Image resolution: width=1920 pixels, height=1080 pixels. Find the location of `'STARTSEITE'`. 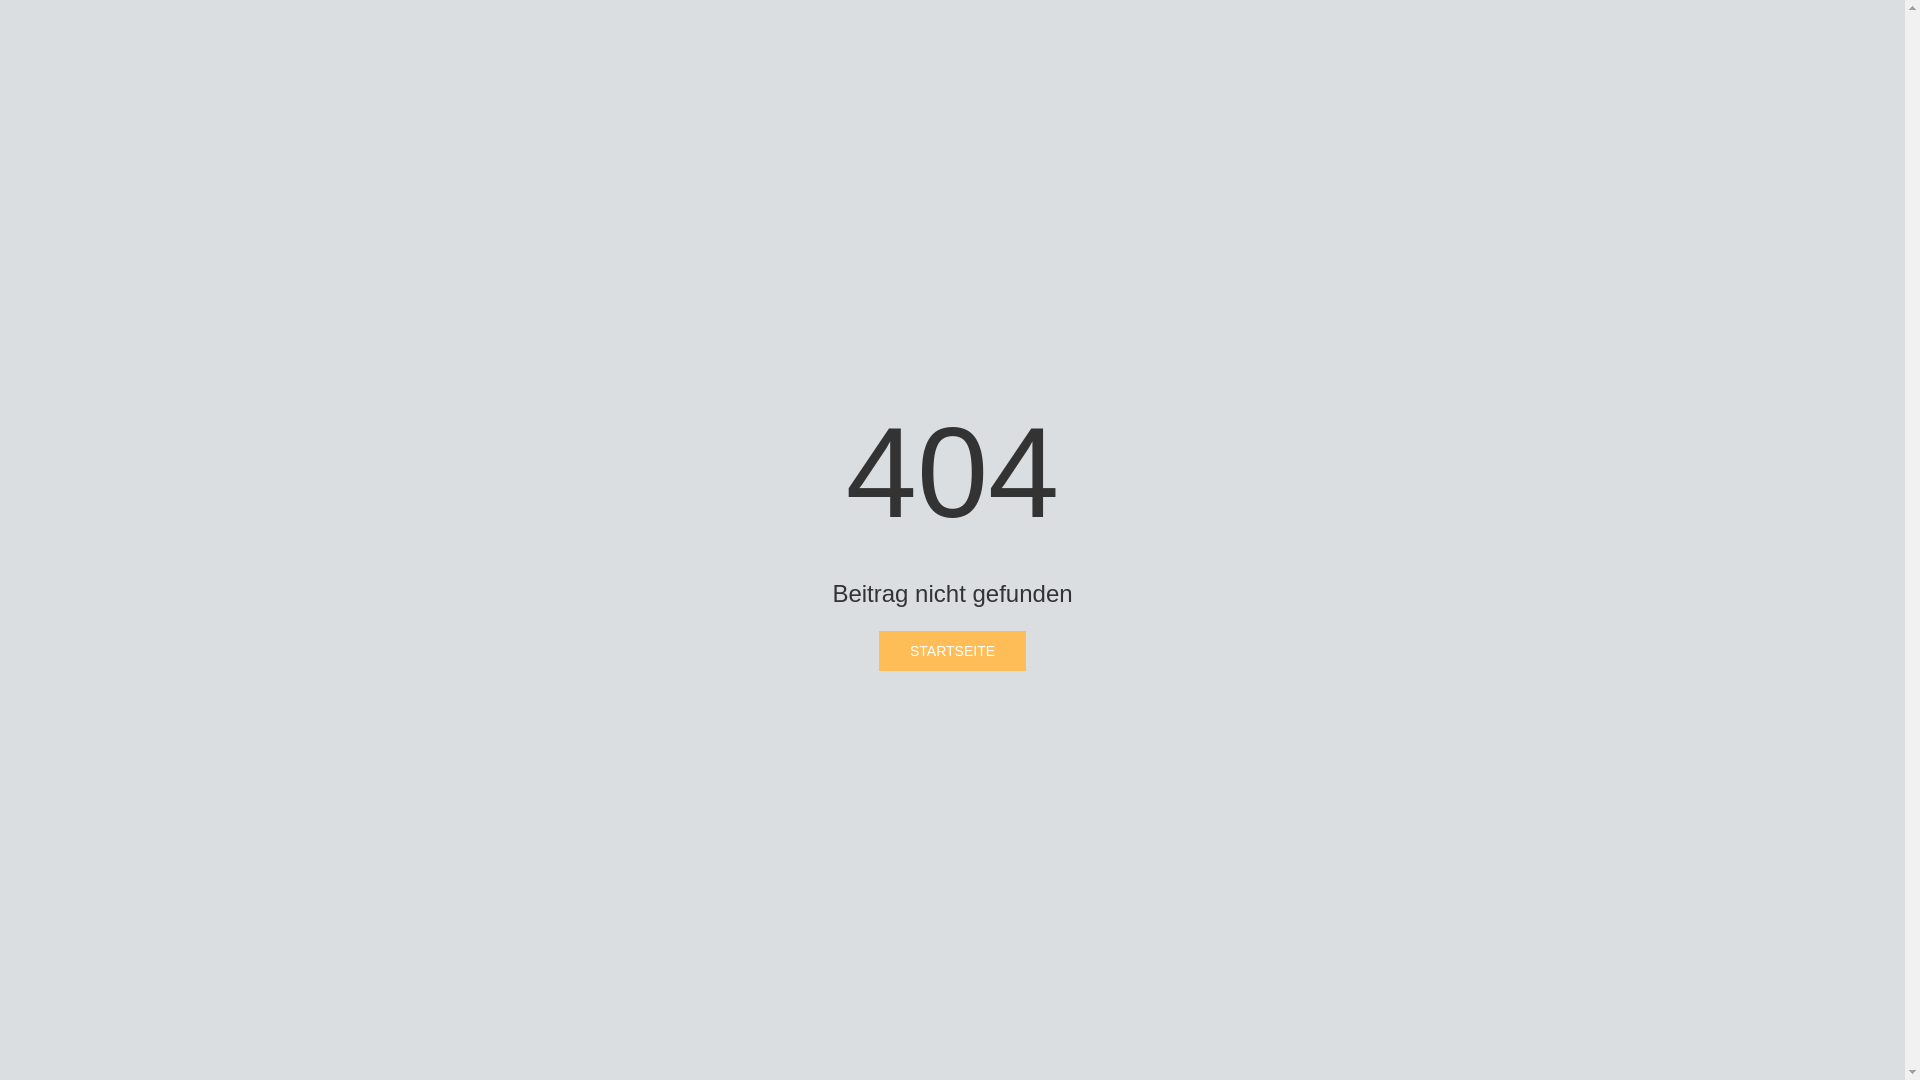

'STARTSEITE' is located at coordinates (951, 651).